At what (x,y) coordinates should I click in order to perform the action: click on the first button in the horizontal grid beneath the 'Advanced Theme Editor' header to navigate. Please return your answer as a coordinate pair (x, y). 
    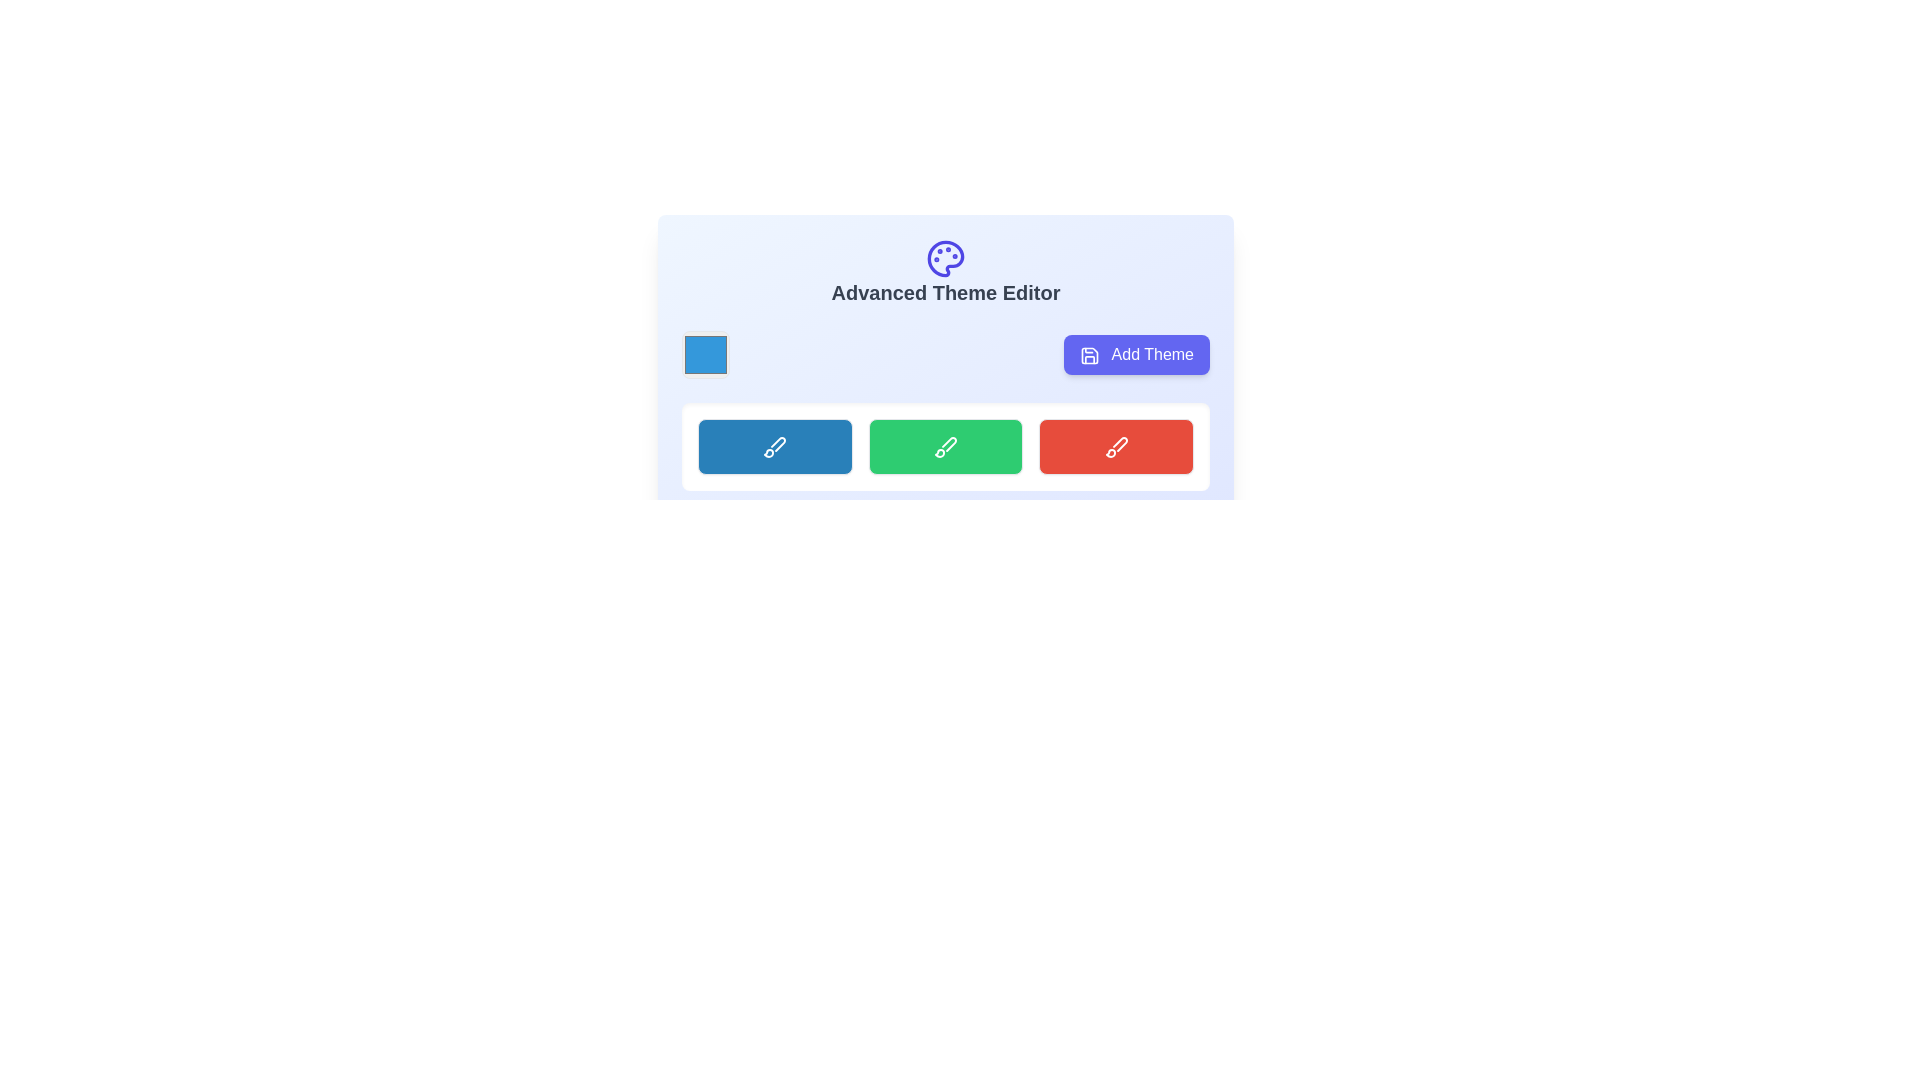
    Looking at the image, I should click on (774, 446).